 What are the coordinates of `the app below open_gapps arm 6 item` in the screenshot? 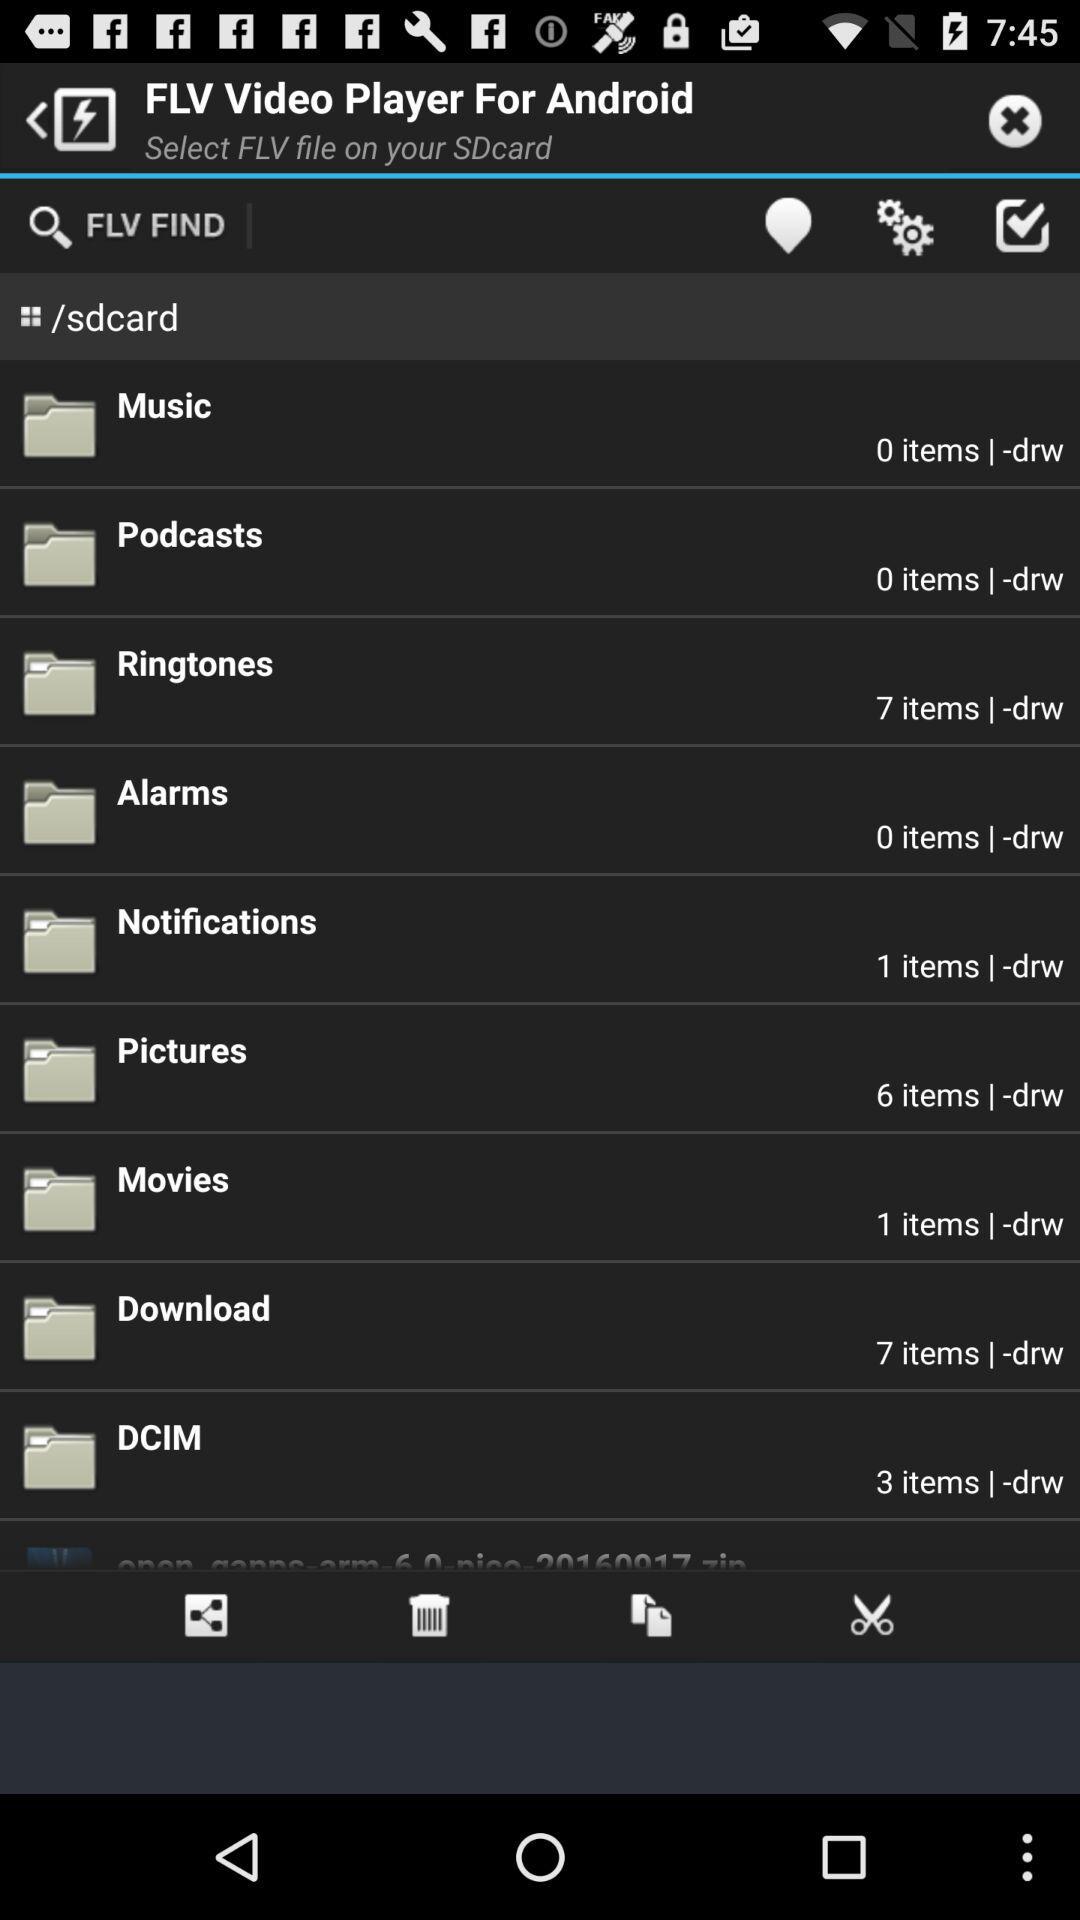 It's located at (427, 1616).